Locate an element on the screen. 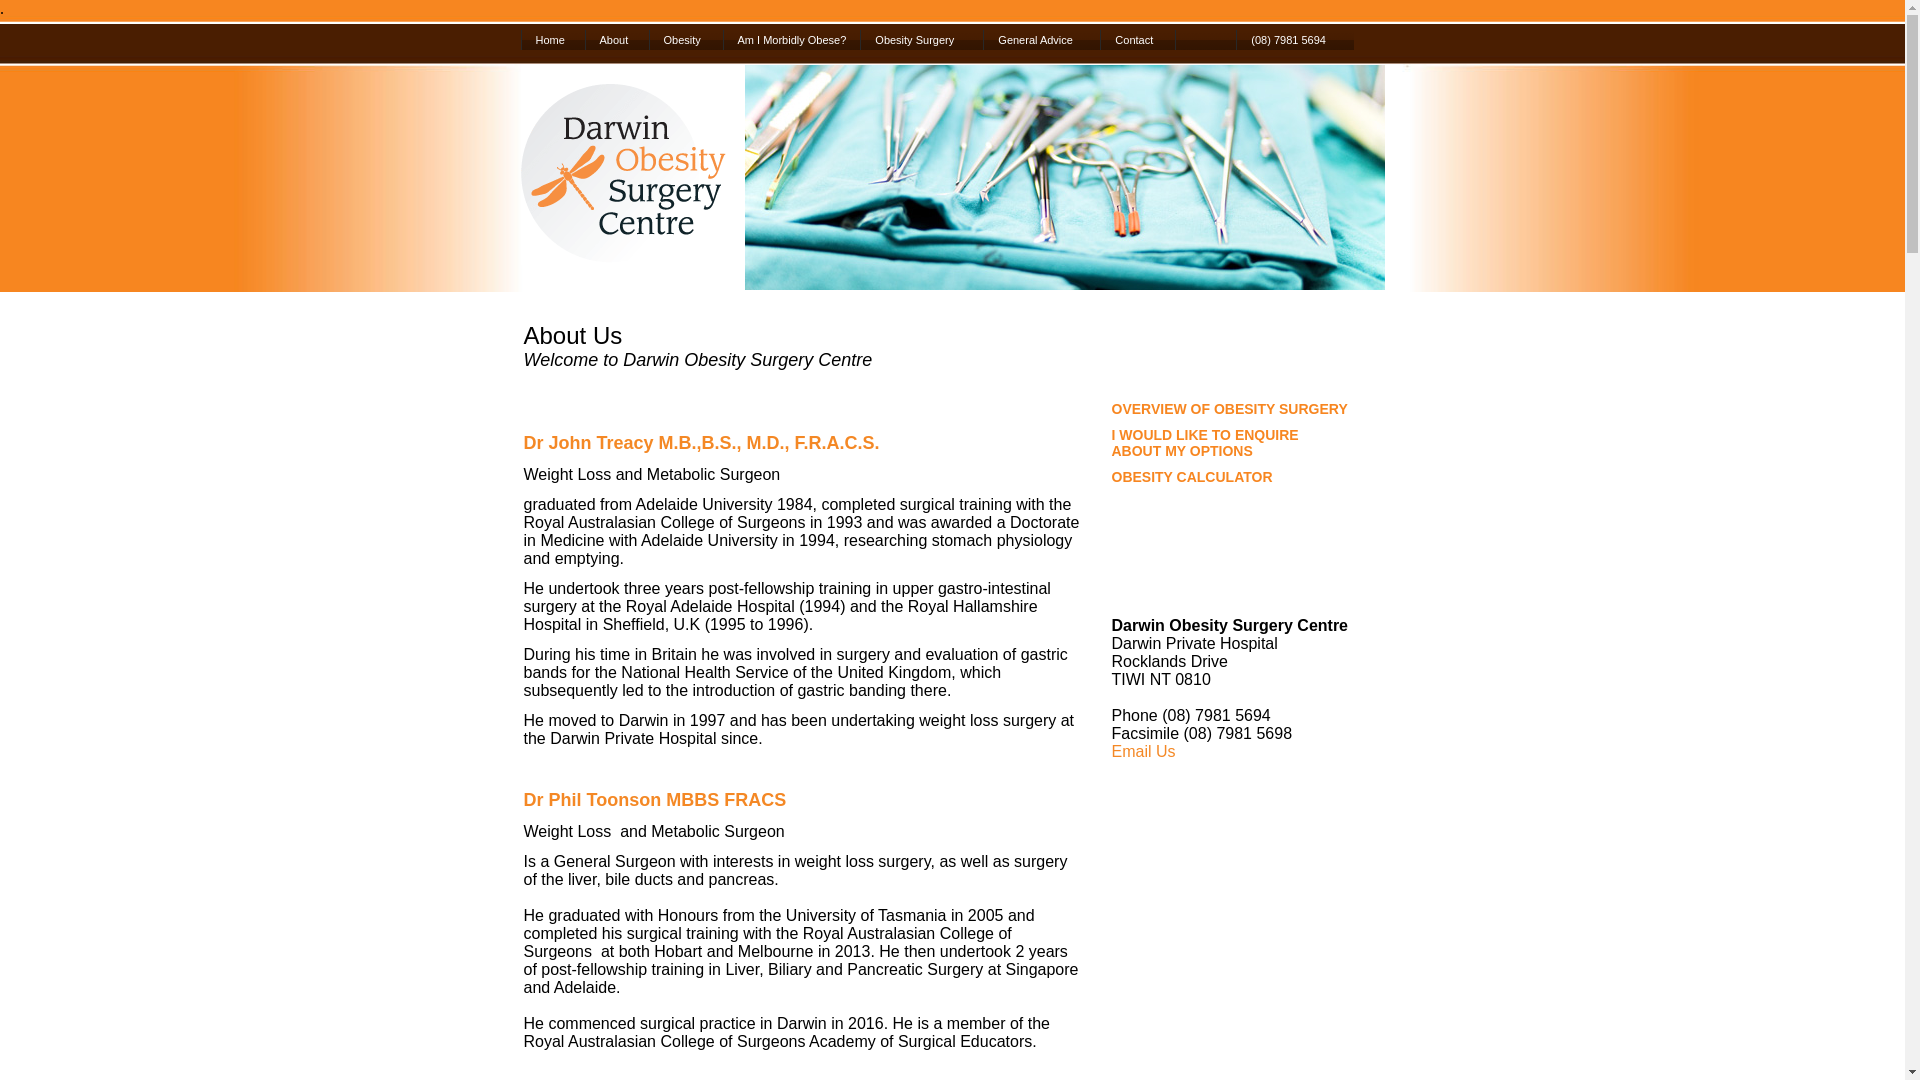 Image resolution: width=1920 pixels, height=1080 pixels. 'Email Us' is located at coordinates (1143, 751).